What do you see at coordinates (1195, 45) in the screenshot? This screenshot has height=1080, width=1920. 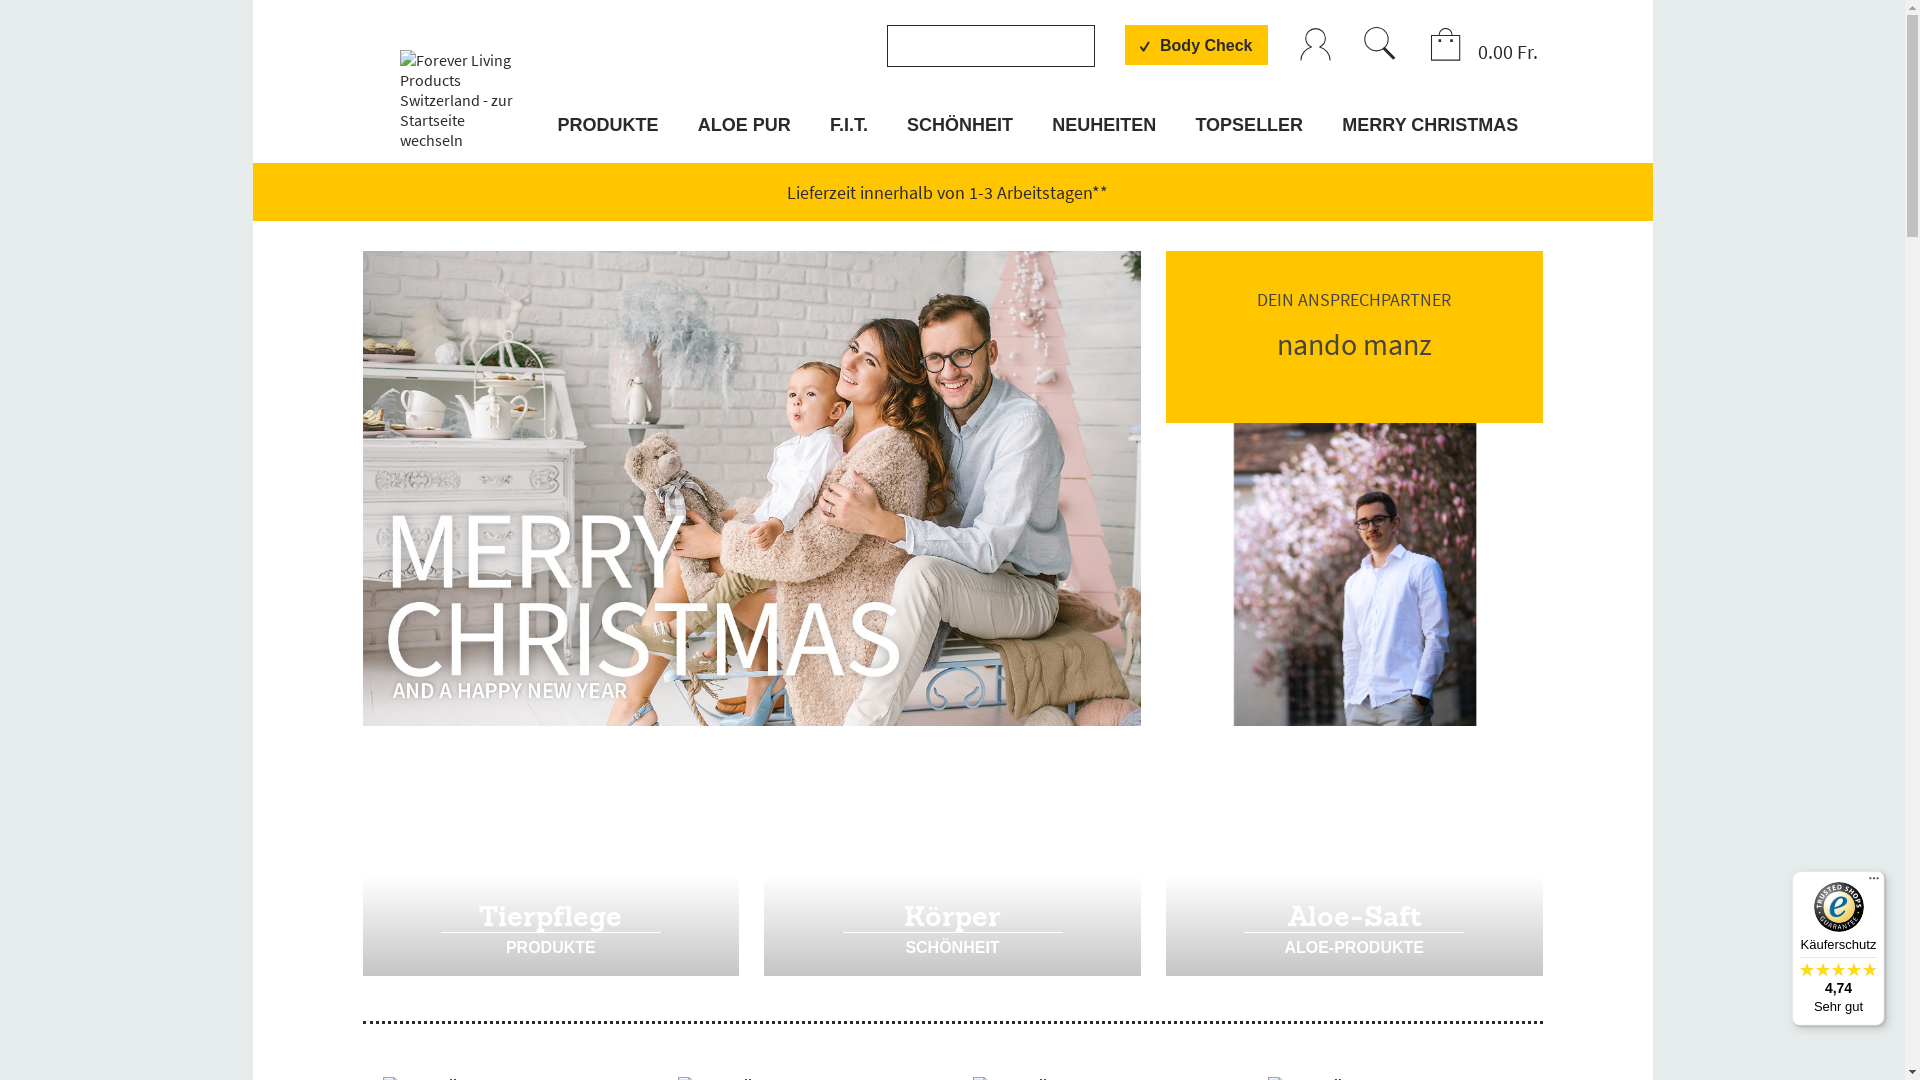 I see `'Body Check'` at bounding box center [1195, 45].